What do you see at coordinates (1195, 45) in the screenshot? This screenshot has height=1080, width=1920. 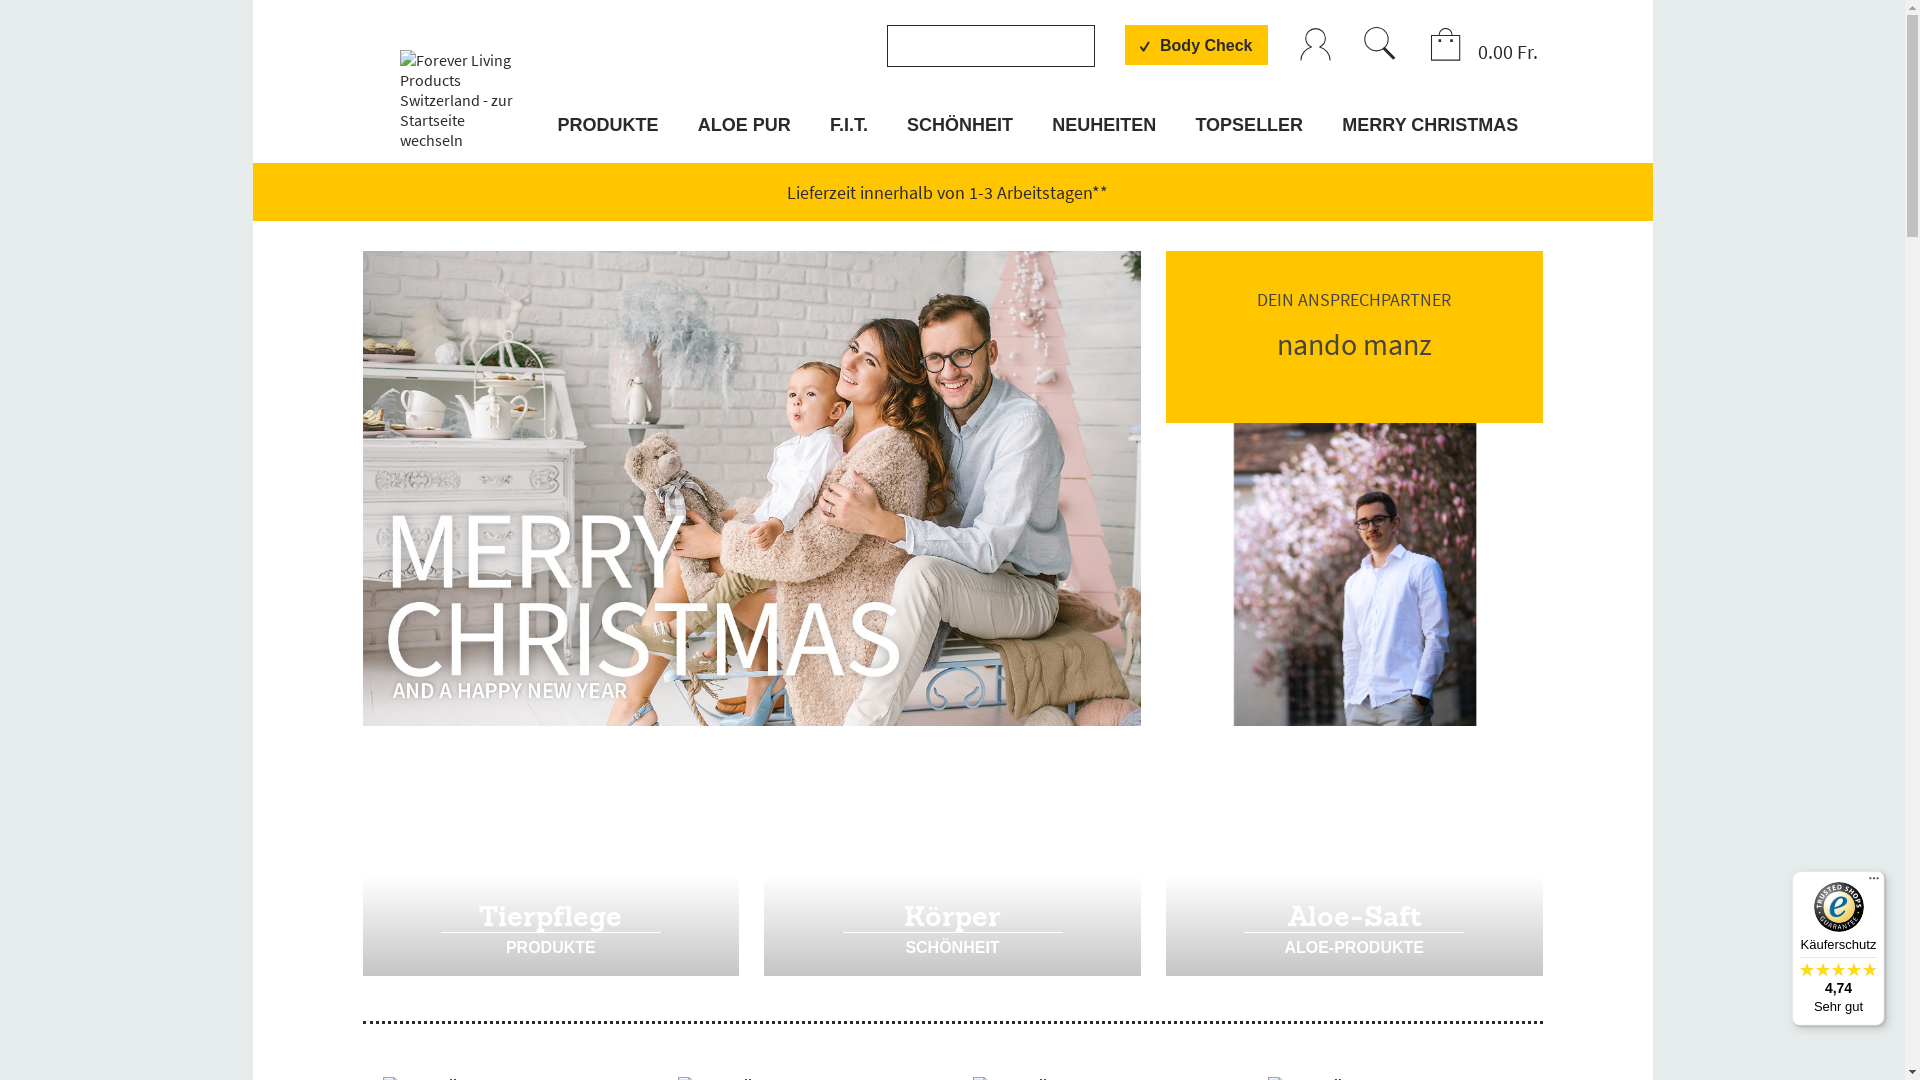 I see `'Body Check'` at bounding box center [1195, 45].